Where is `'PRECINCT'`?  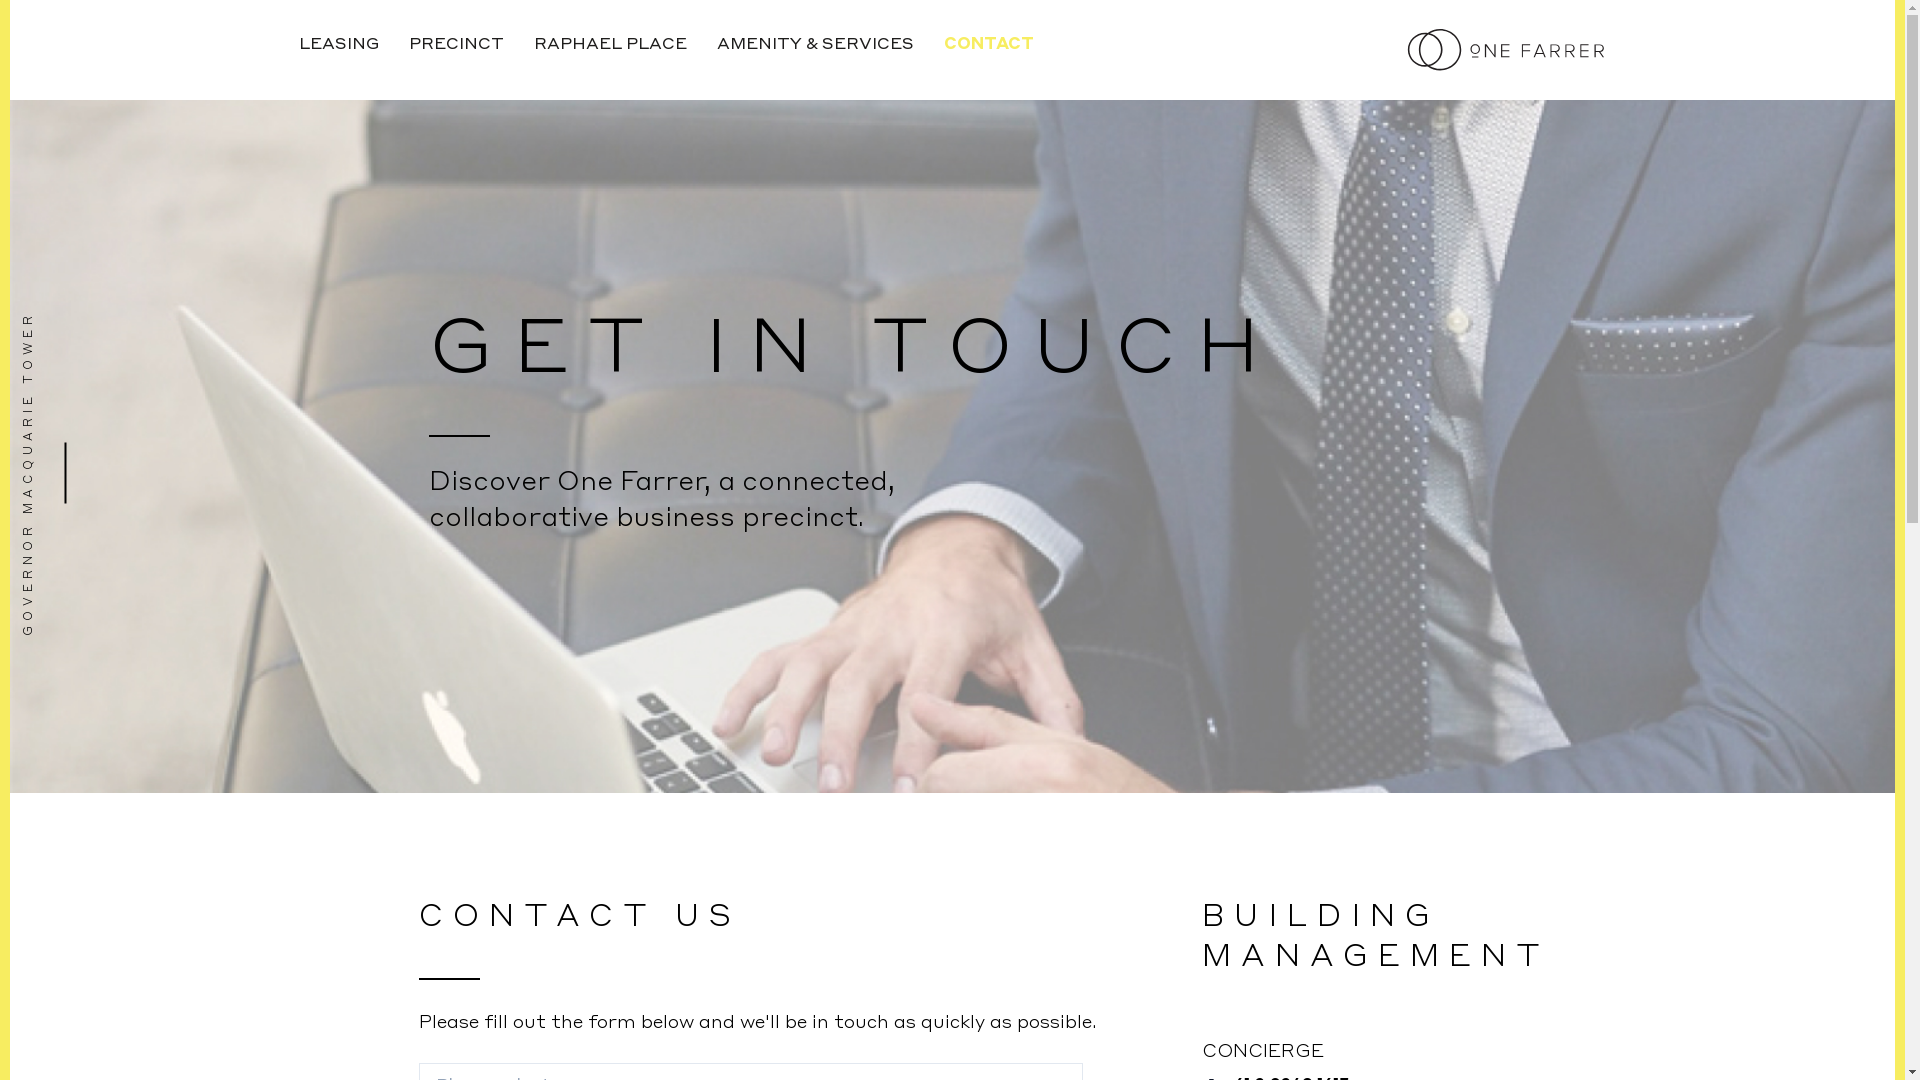
'PRECINCT' is located at coordinates (455, 45).